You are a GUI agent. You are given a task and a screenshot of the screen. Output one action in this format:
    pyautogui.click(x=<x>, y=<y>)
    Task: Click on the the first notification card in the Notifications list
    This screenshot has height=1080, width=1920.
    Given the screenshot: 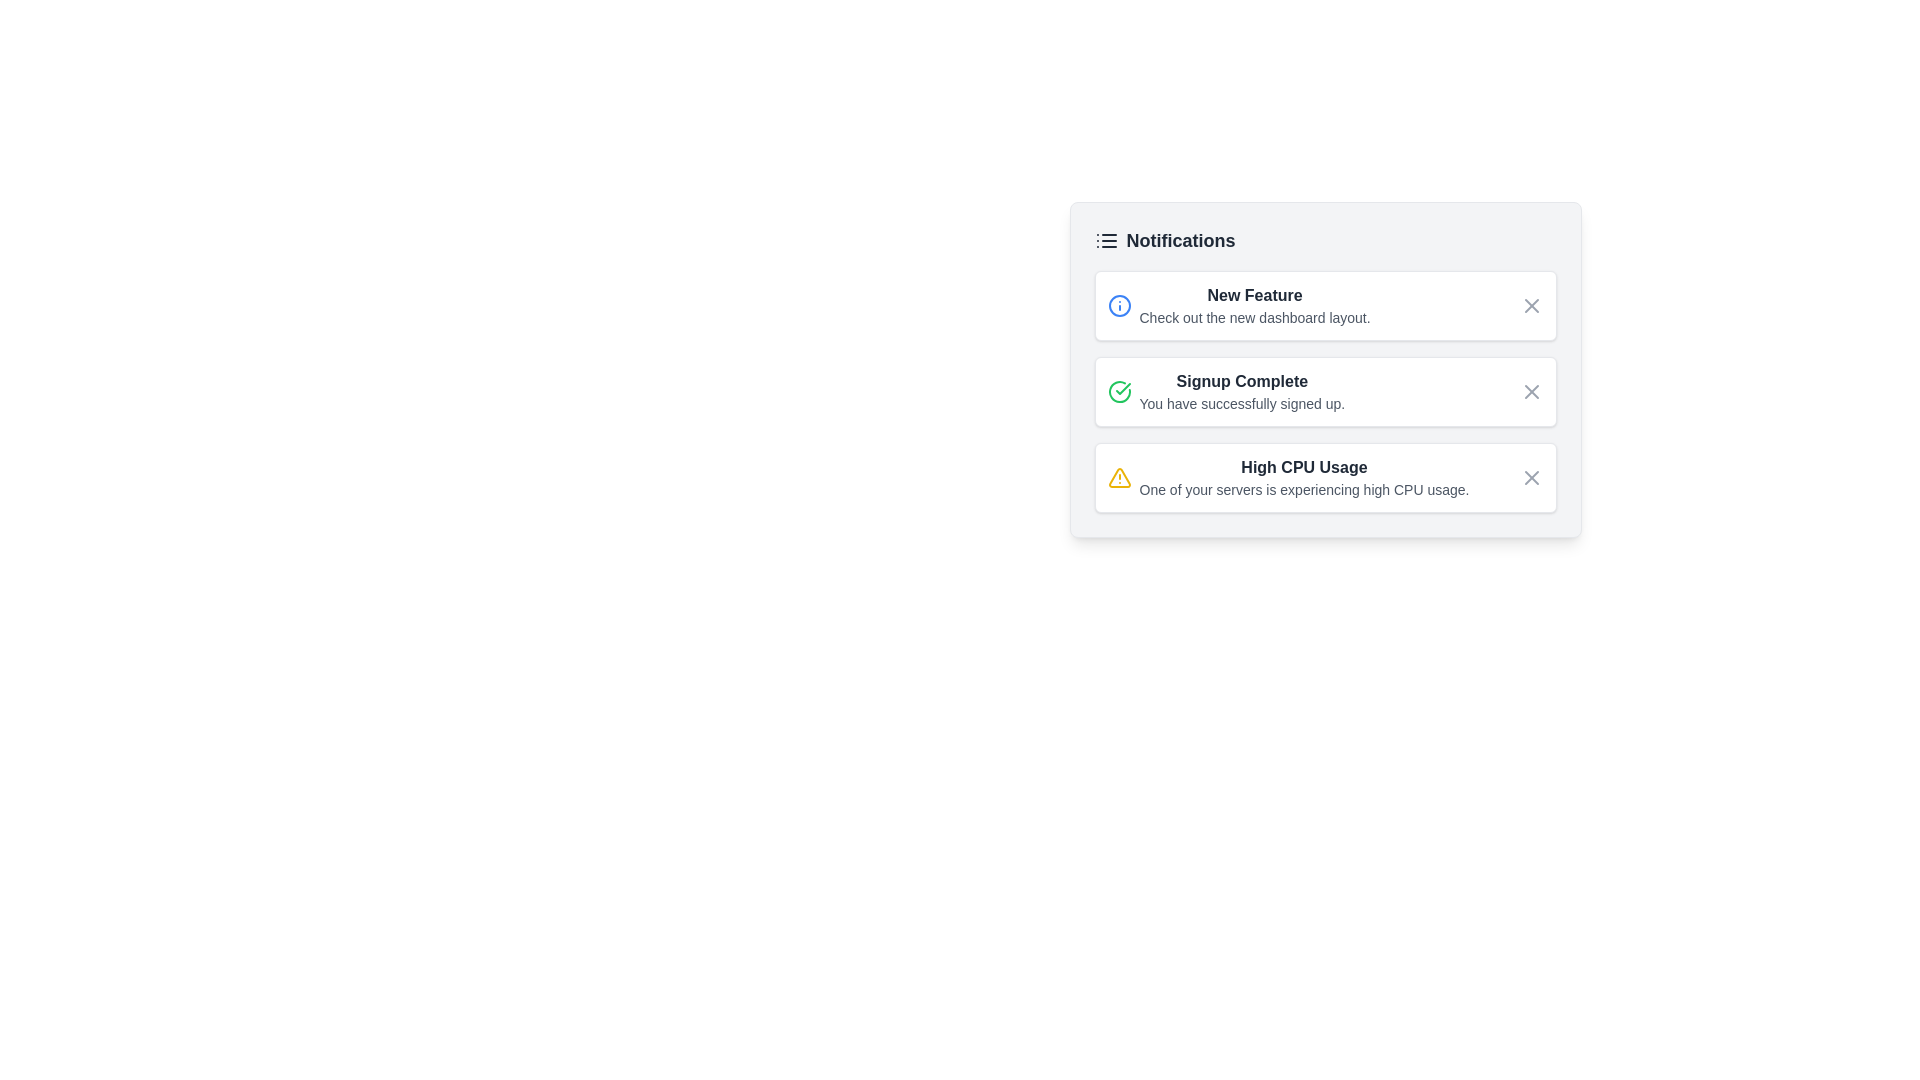 What is the action you would take?
    pyautogui.click(x=1325, y=305)
    